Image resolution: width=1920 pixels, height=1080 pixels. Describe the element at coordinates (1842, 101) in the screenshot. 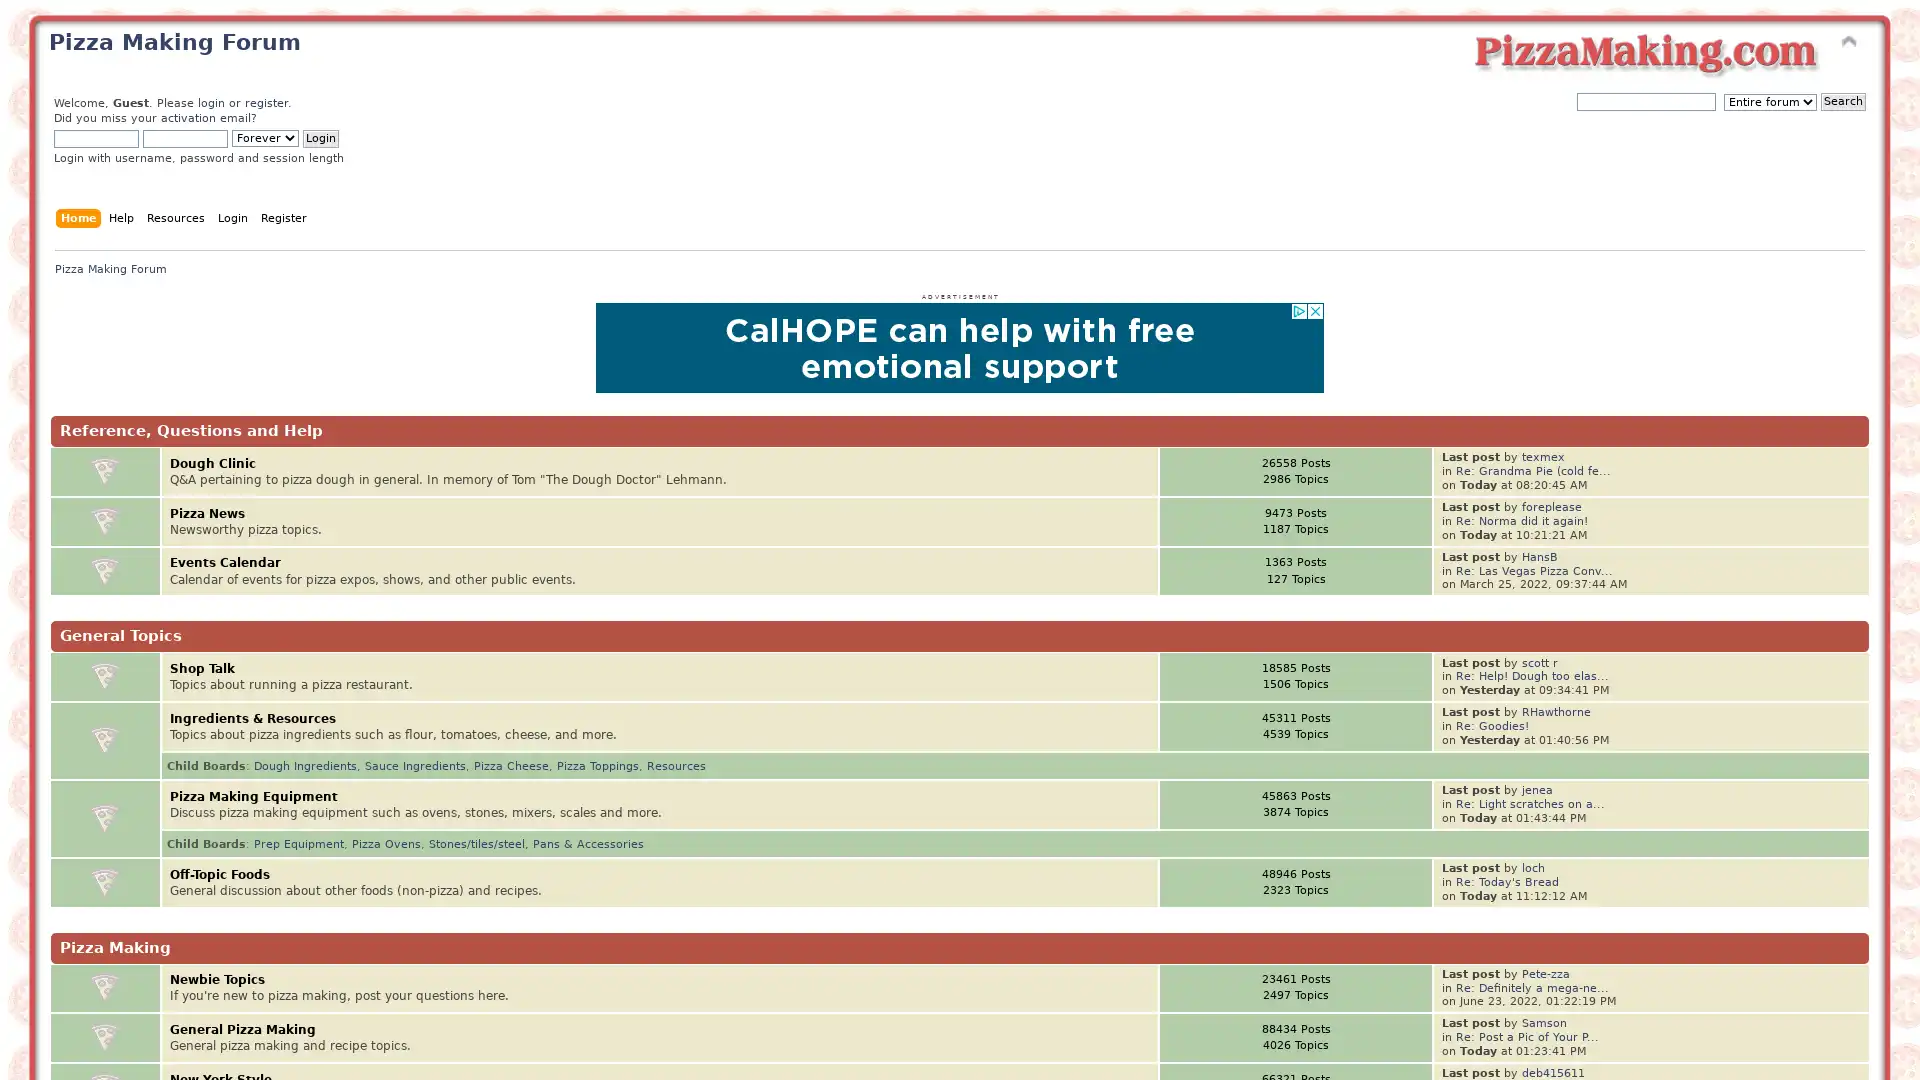

I see `Search` at that location.